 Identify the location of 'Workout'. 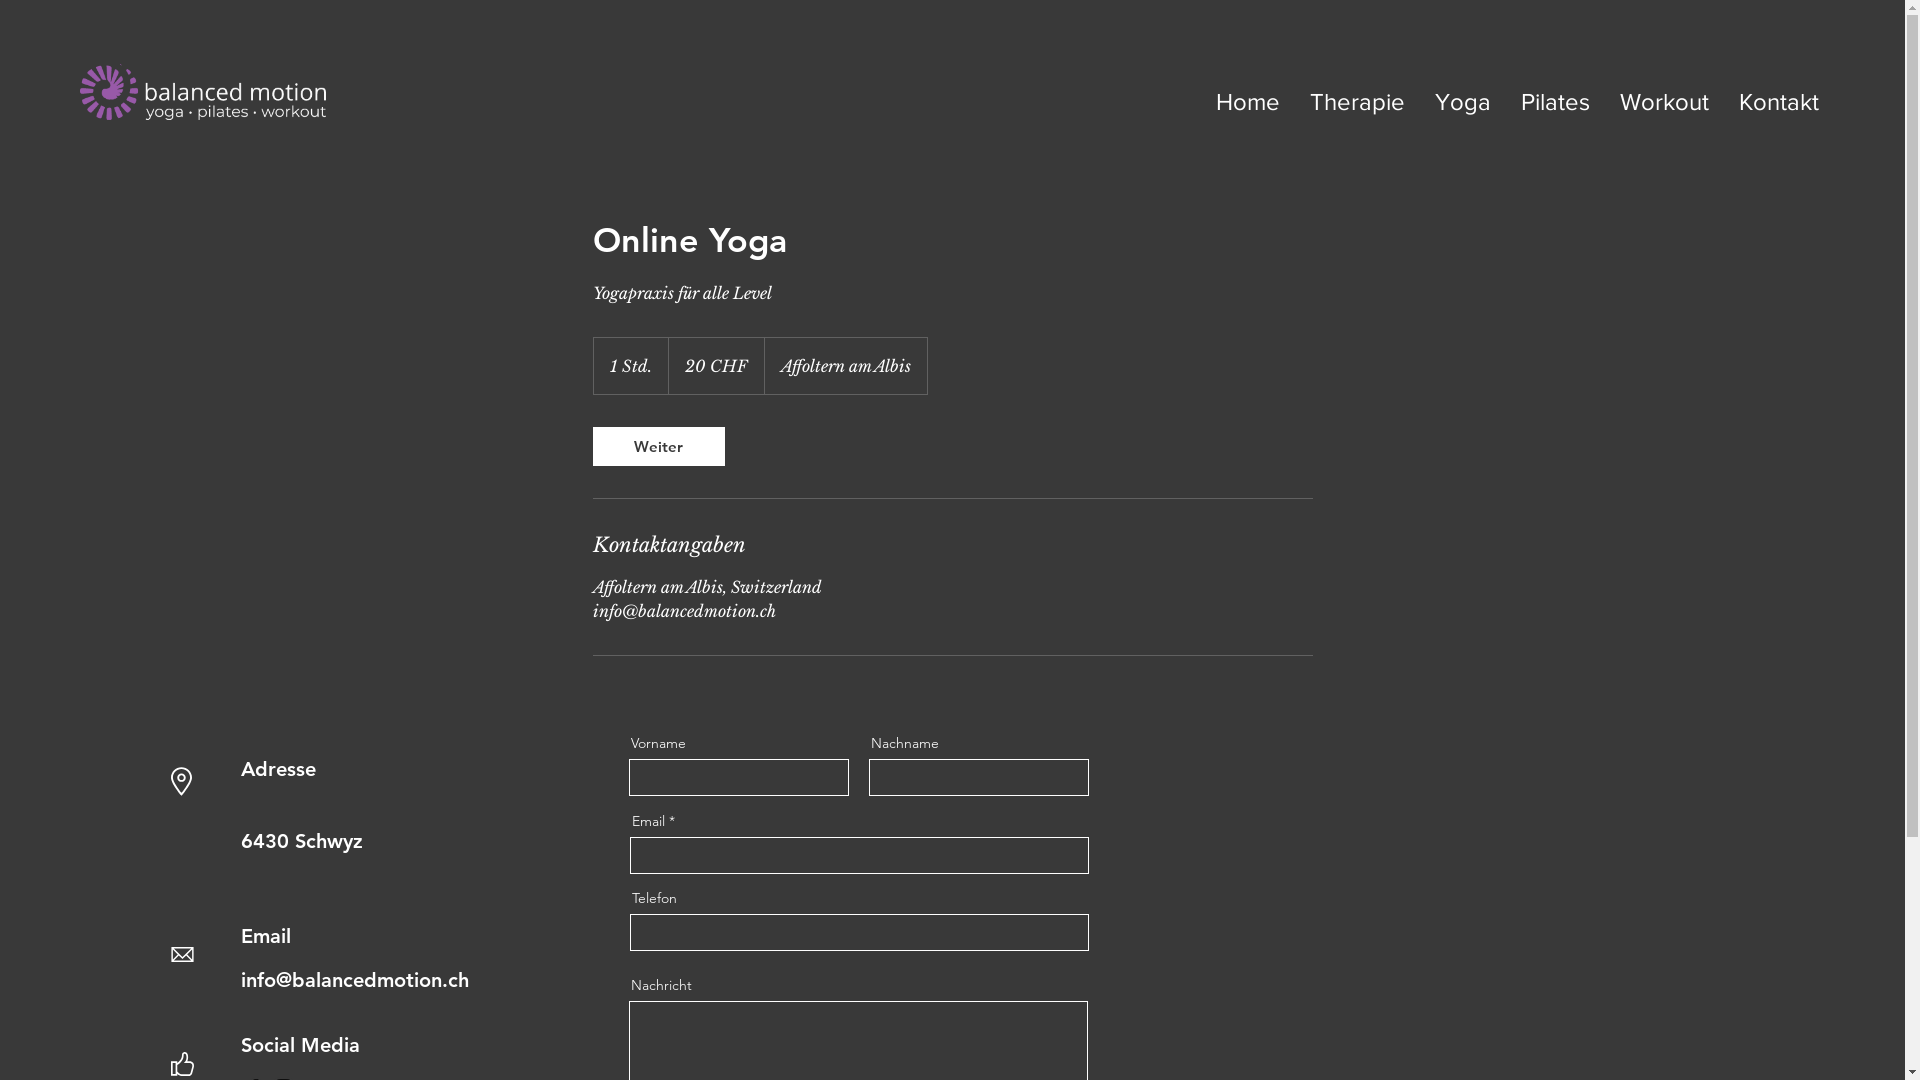
(1664, 101).